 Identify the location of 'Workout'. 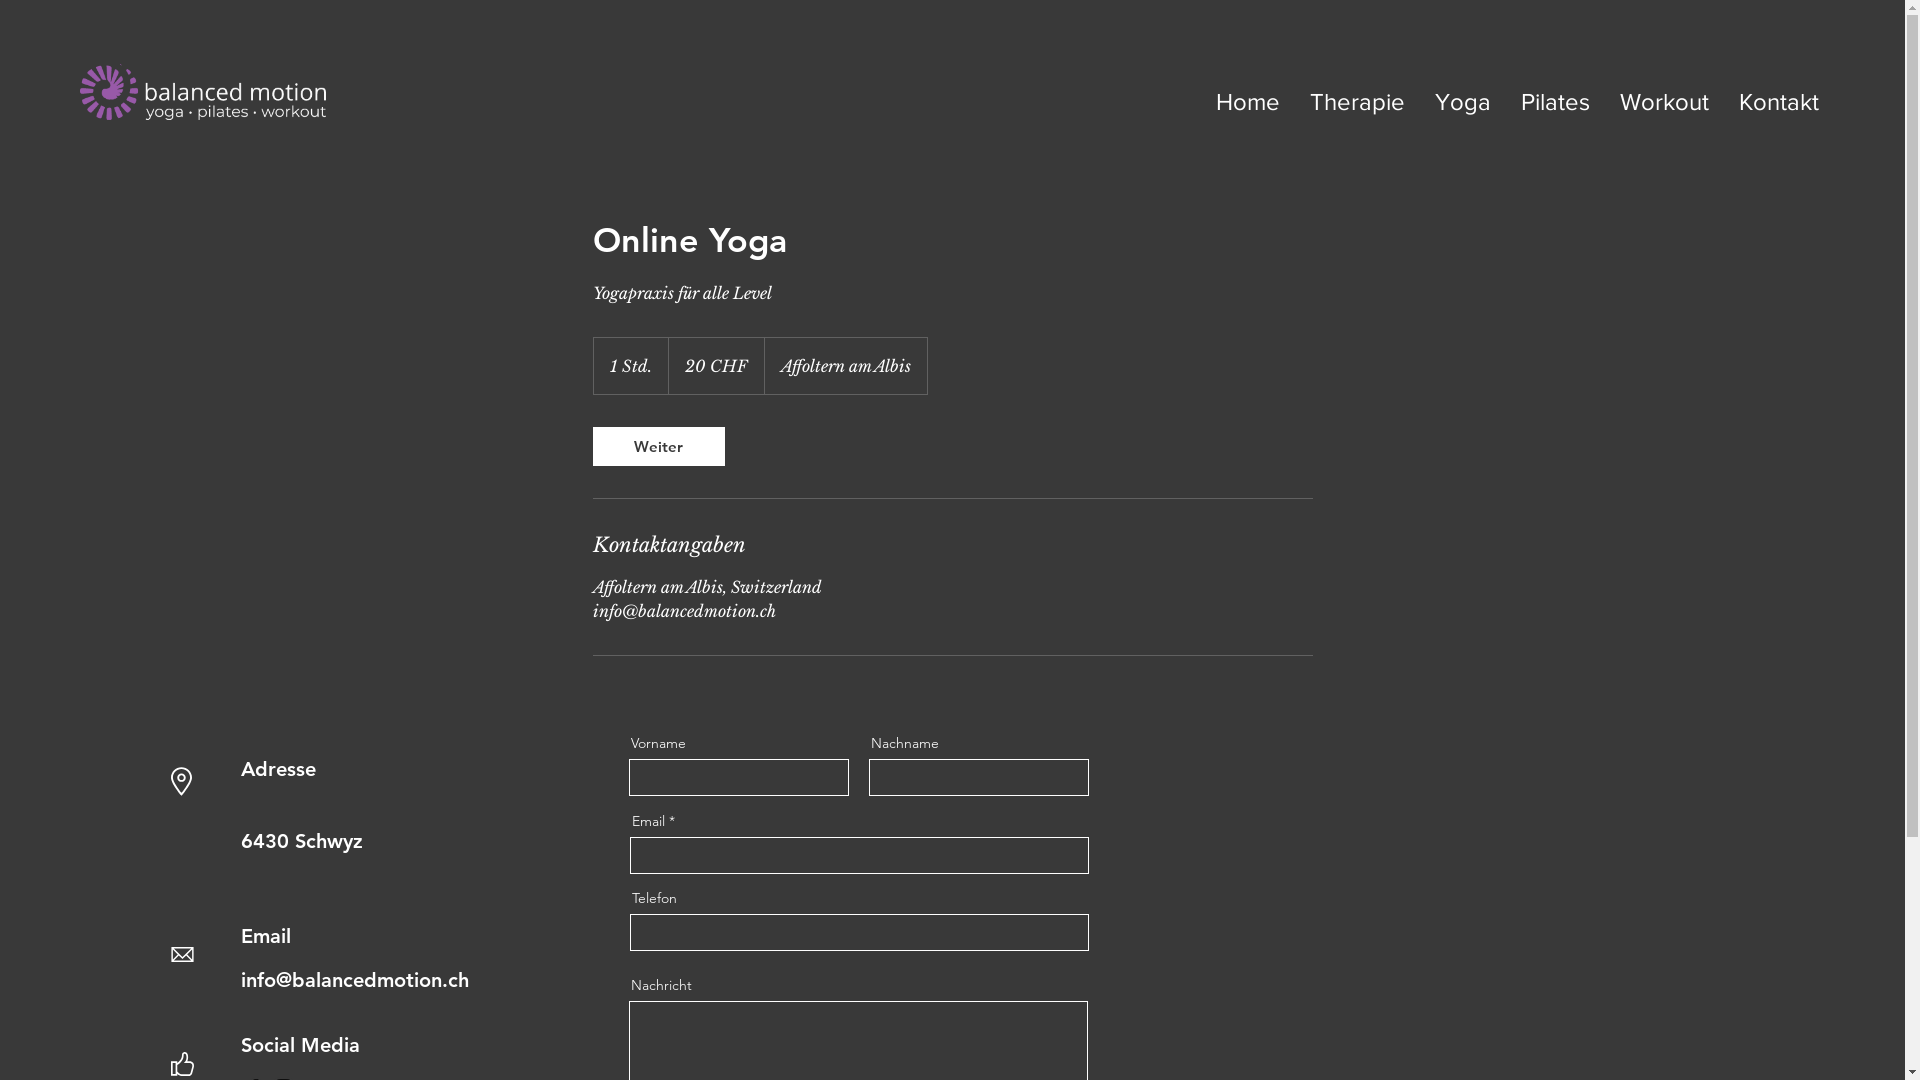
(1664, 101).